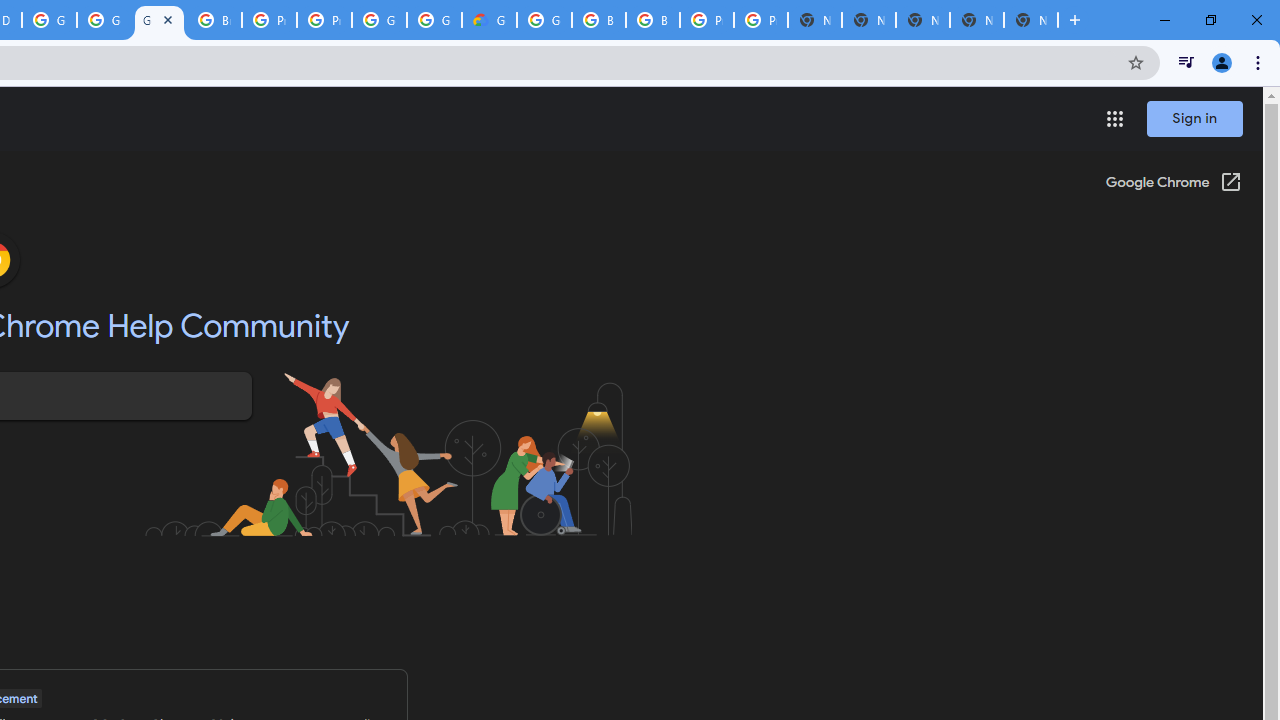  I want to click on 'You', so click(1220, 61).